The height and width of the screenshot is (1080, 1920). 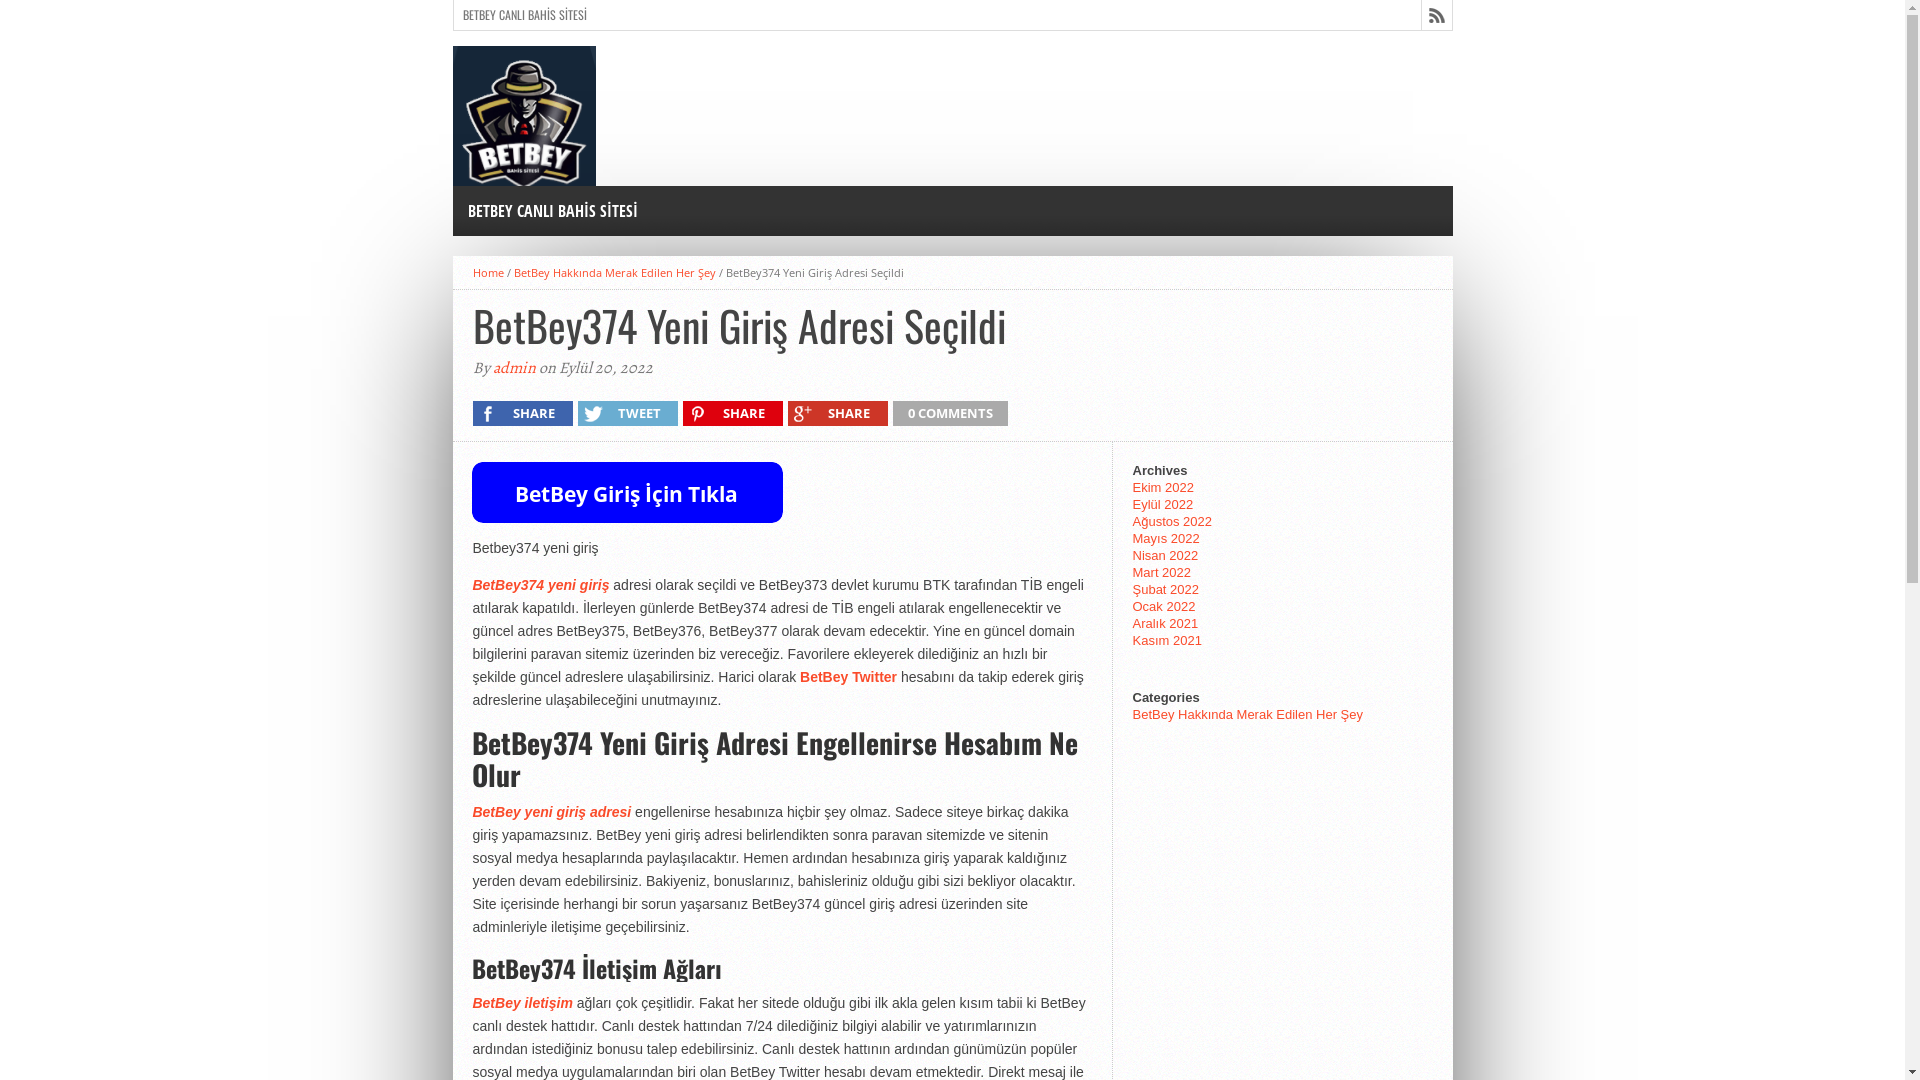 I want to click on 'BETBEY CANLI BAHIS SITESI', so click(x=450, y=211).